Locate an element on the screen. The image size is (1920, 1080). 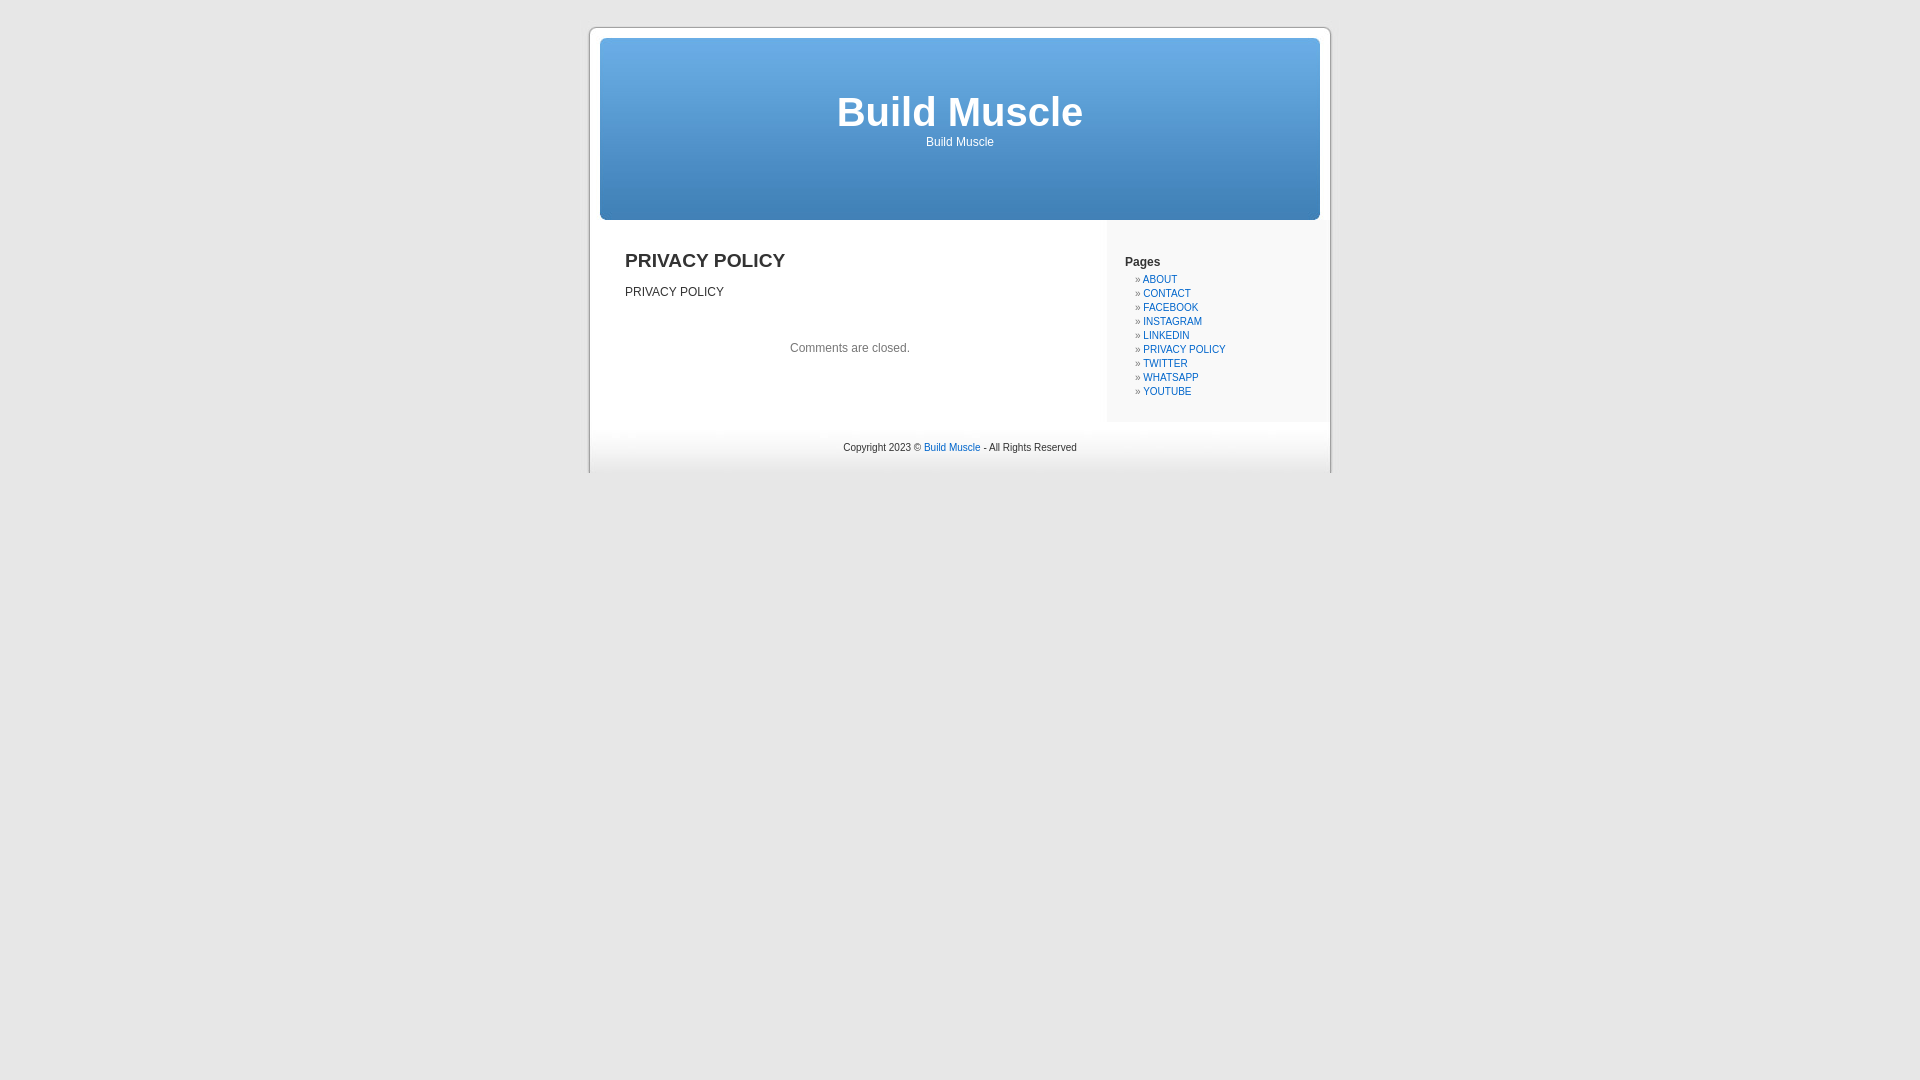
'PRIVACY POLICY' is located at coordinates (1184, 348).